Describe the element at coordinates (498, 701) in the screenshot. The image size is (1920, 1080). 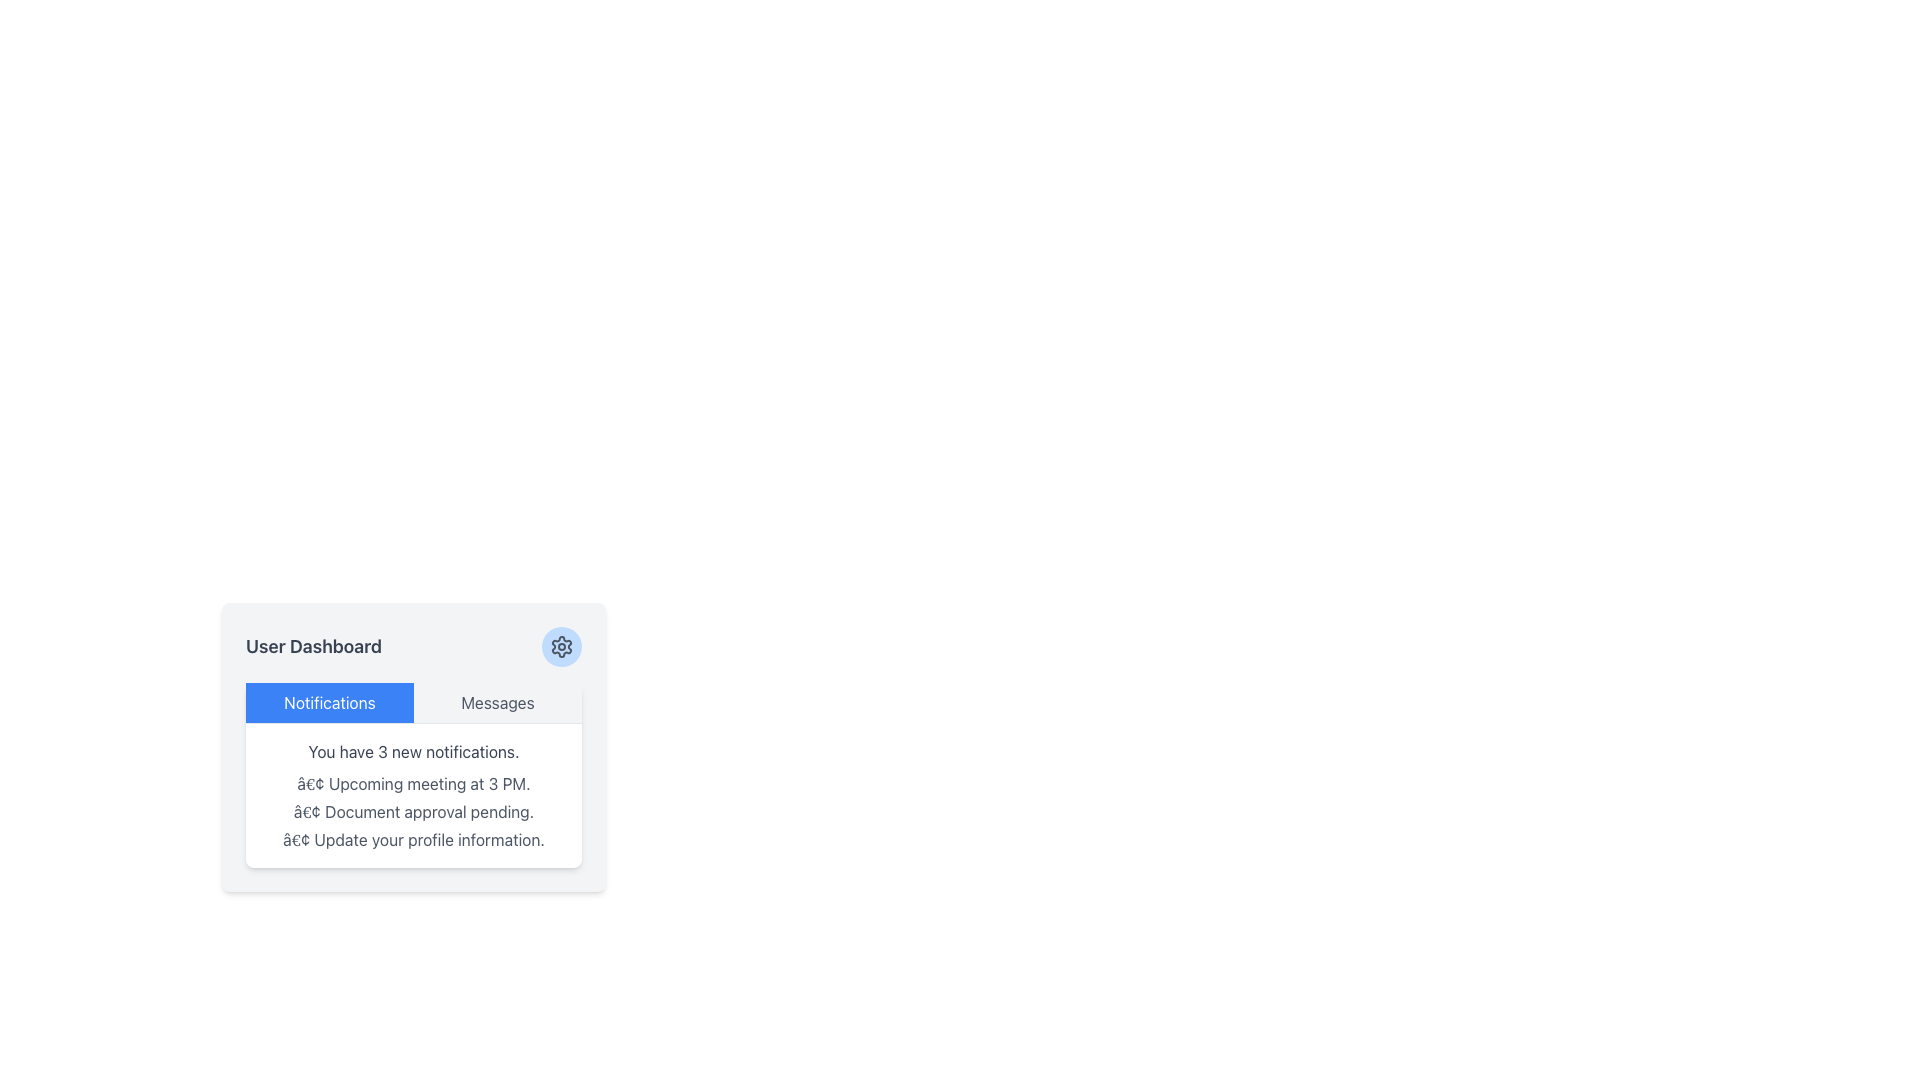
I see `the 'Messages' button located to the right of the 'Notifications' button in the header section of the User Dashboard` at that location.